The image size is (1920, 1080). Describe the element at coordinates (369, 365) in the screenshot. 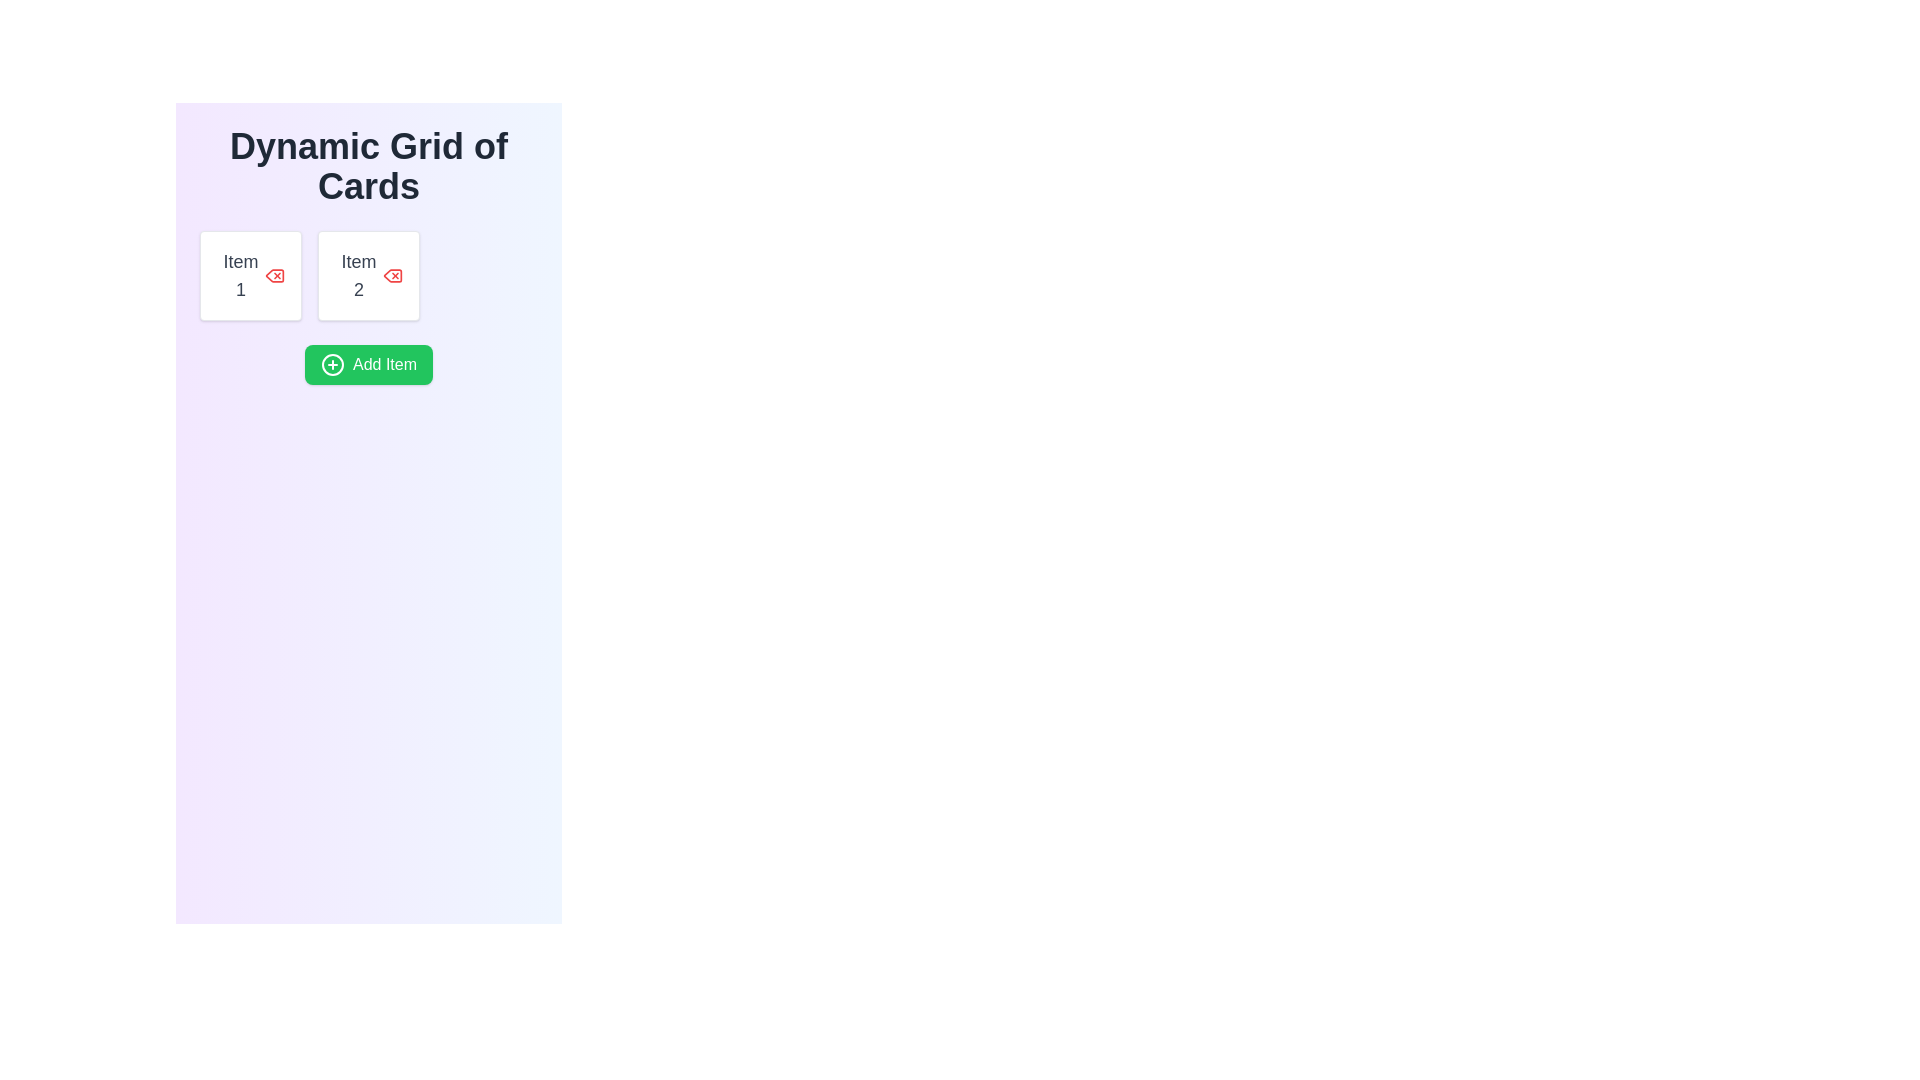

I see `the 'Add Item' button with a green background and white text located below the 'Item 1' and 'Item 2' cards` at that location.